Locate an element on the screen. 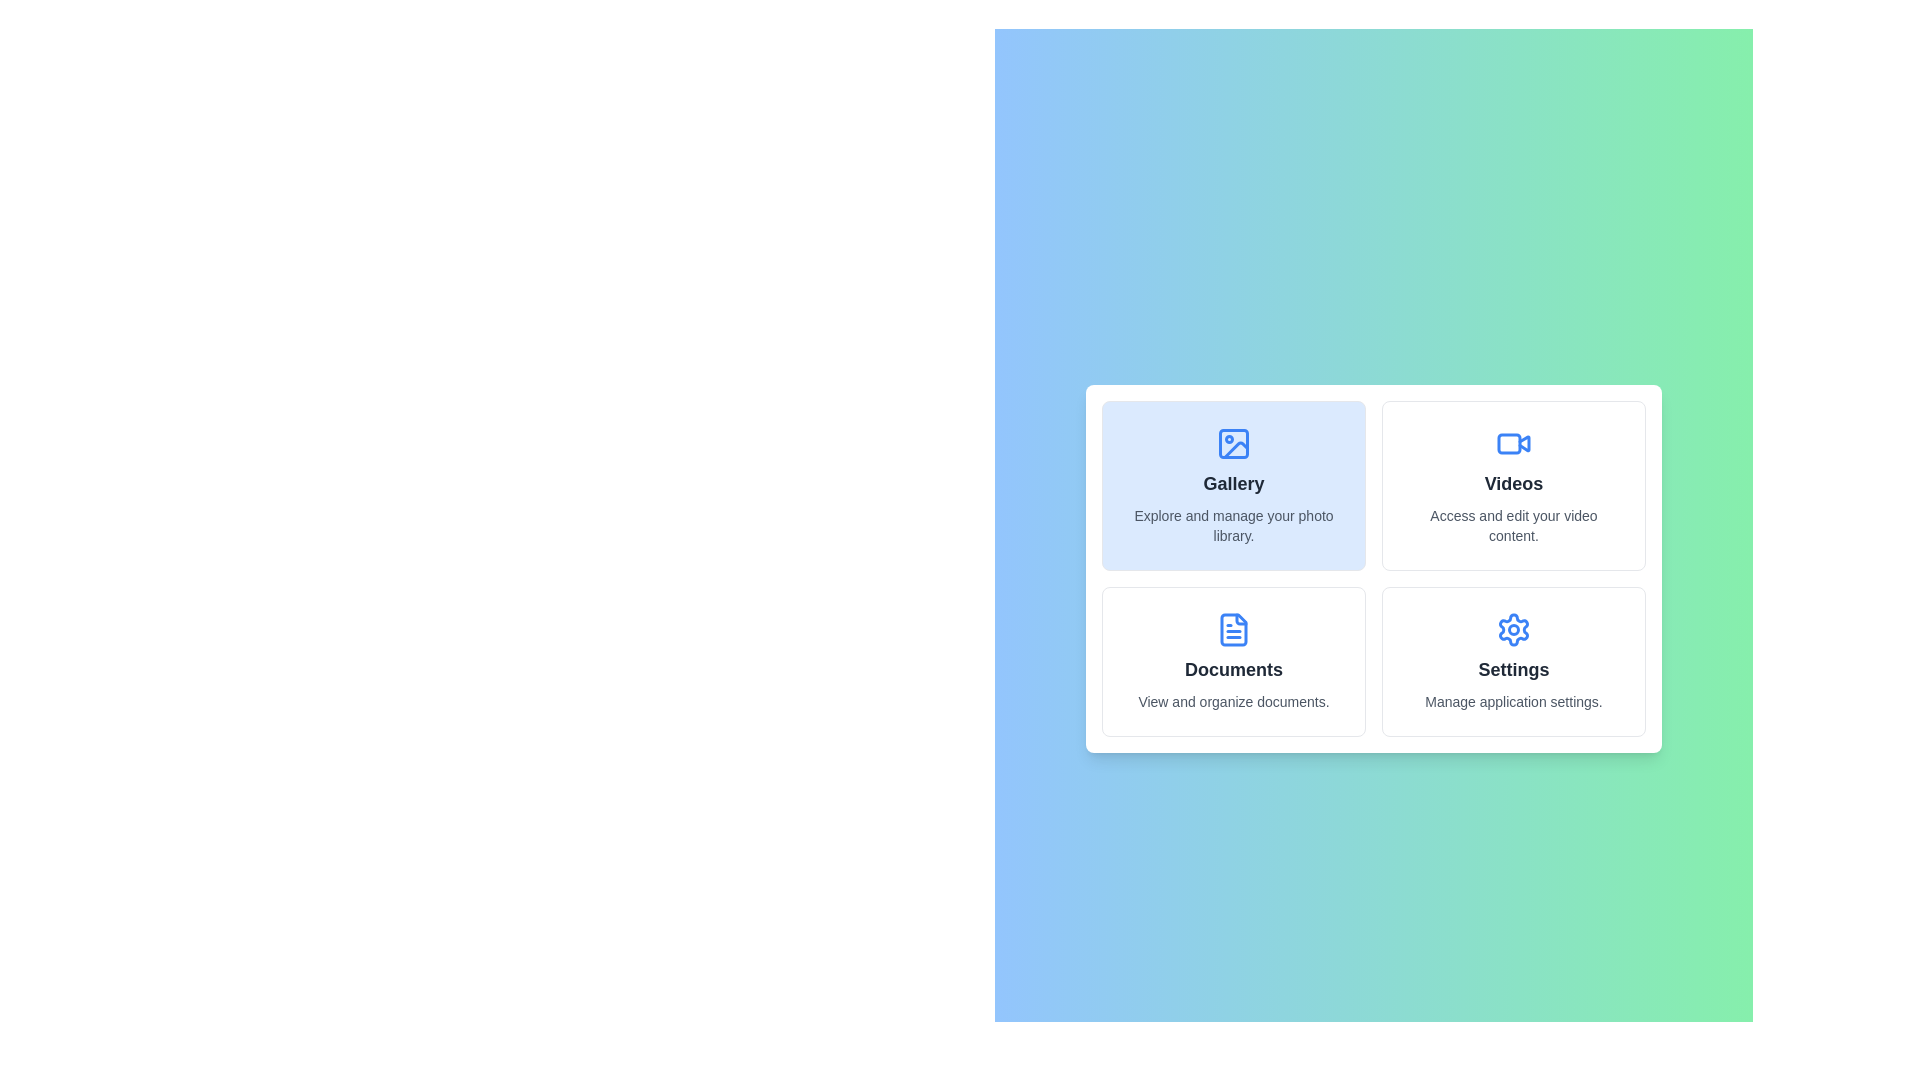  the icon and label for Settings is located at coordinates (1513, 662).